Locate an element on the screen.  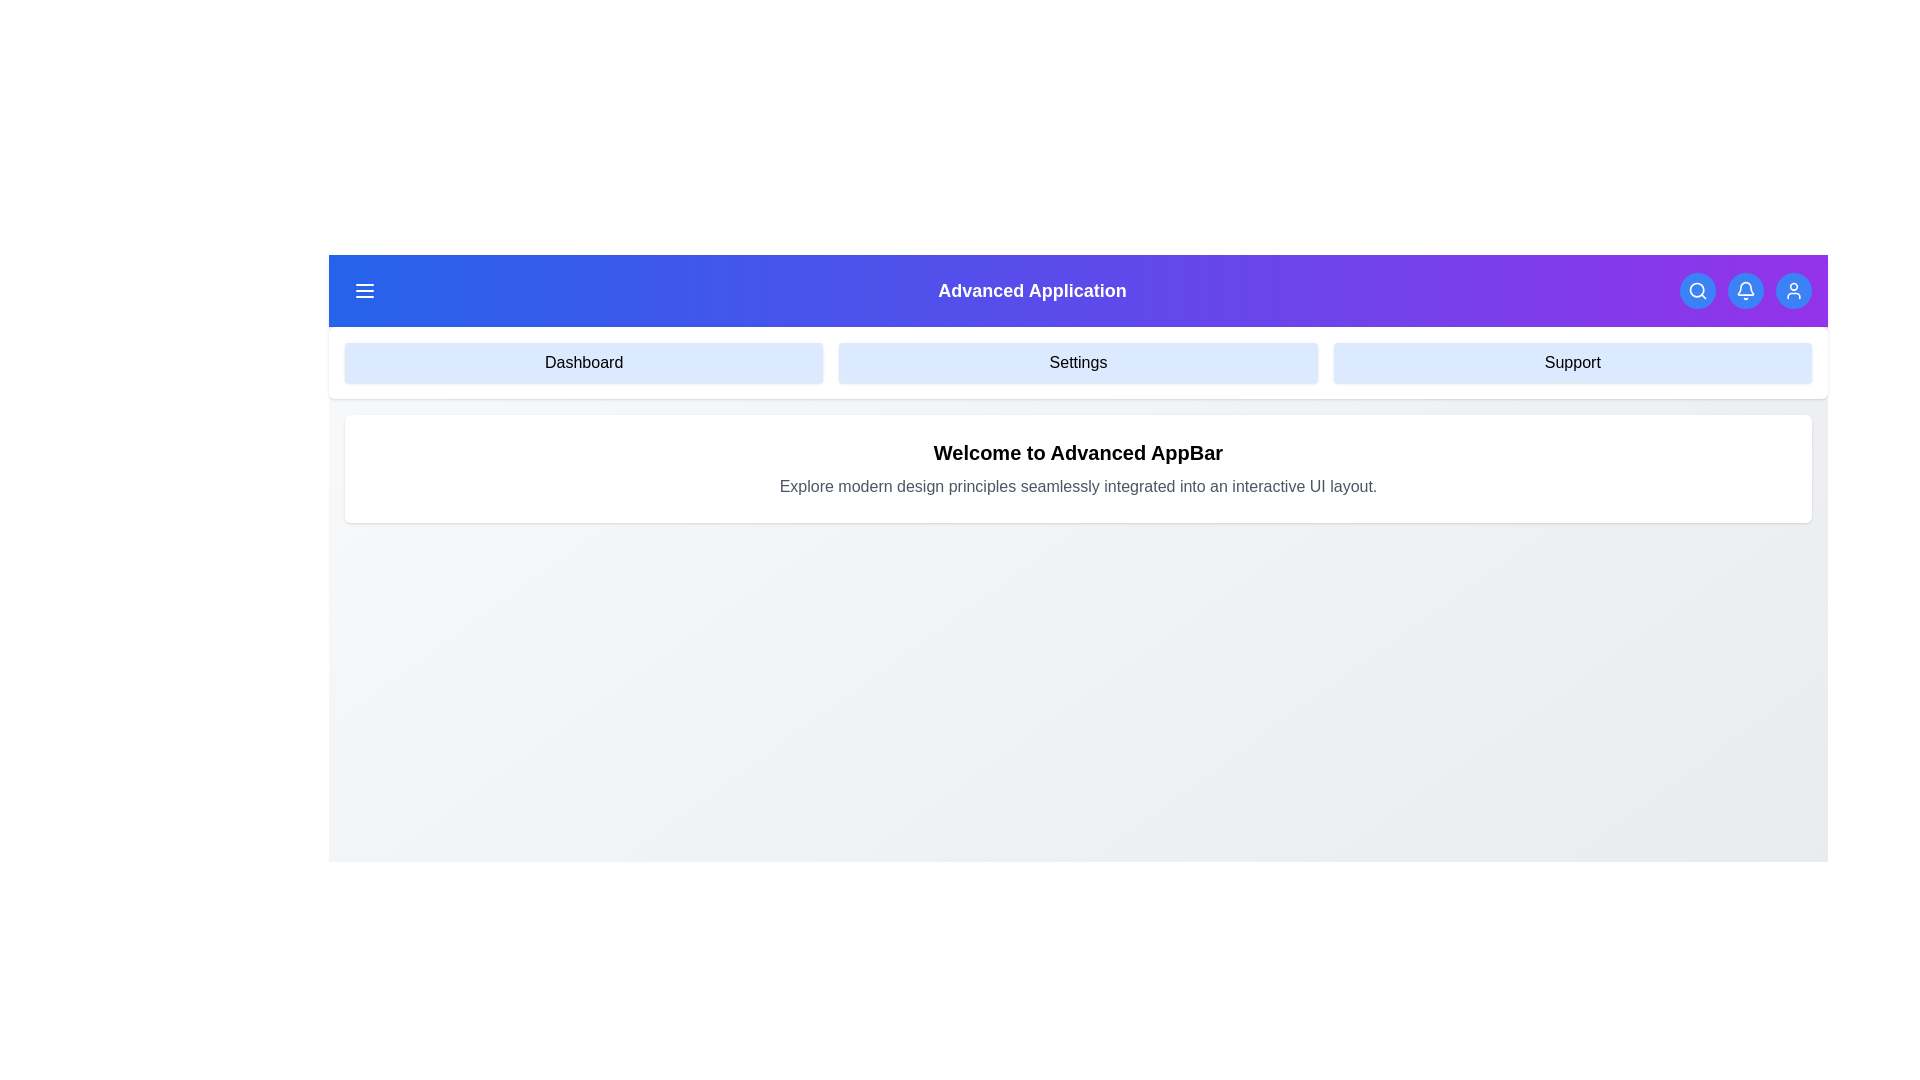
the menu button to toggle the menu visibility is located at coordinates (364, 290).